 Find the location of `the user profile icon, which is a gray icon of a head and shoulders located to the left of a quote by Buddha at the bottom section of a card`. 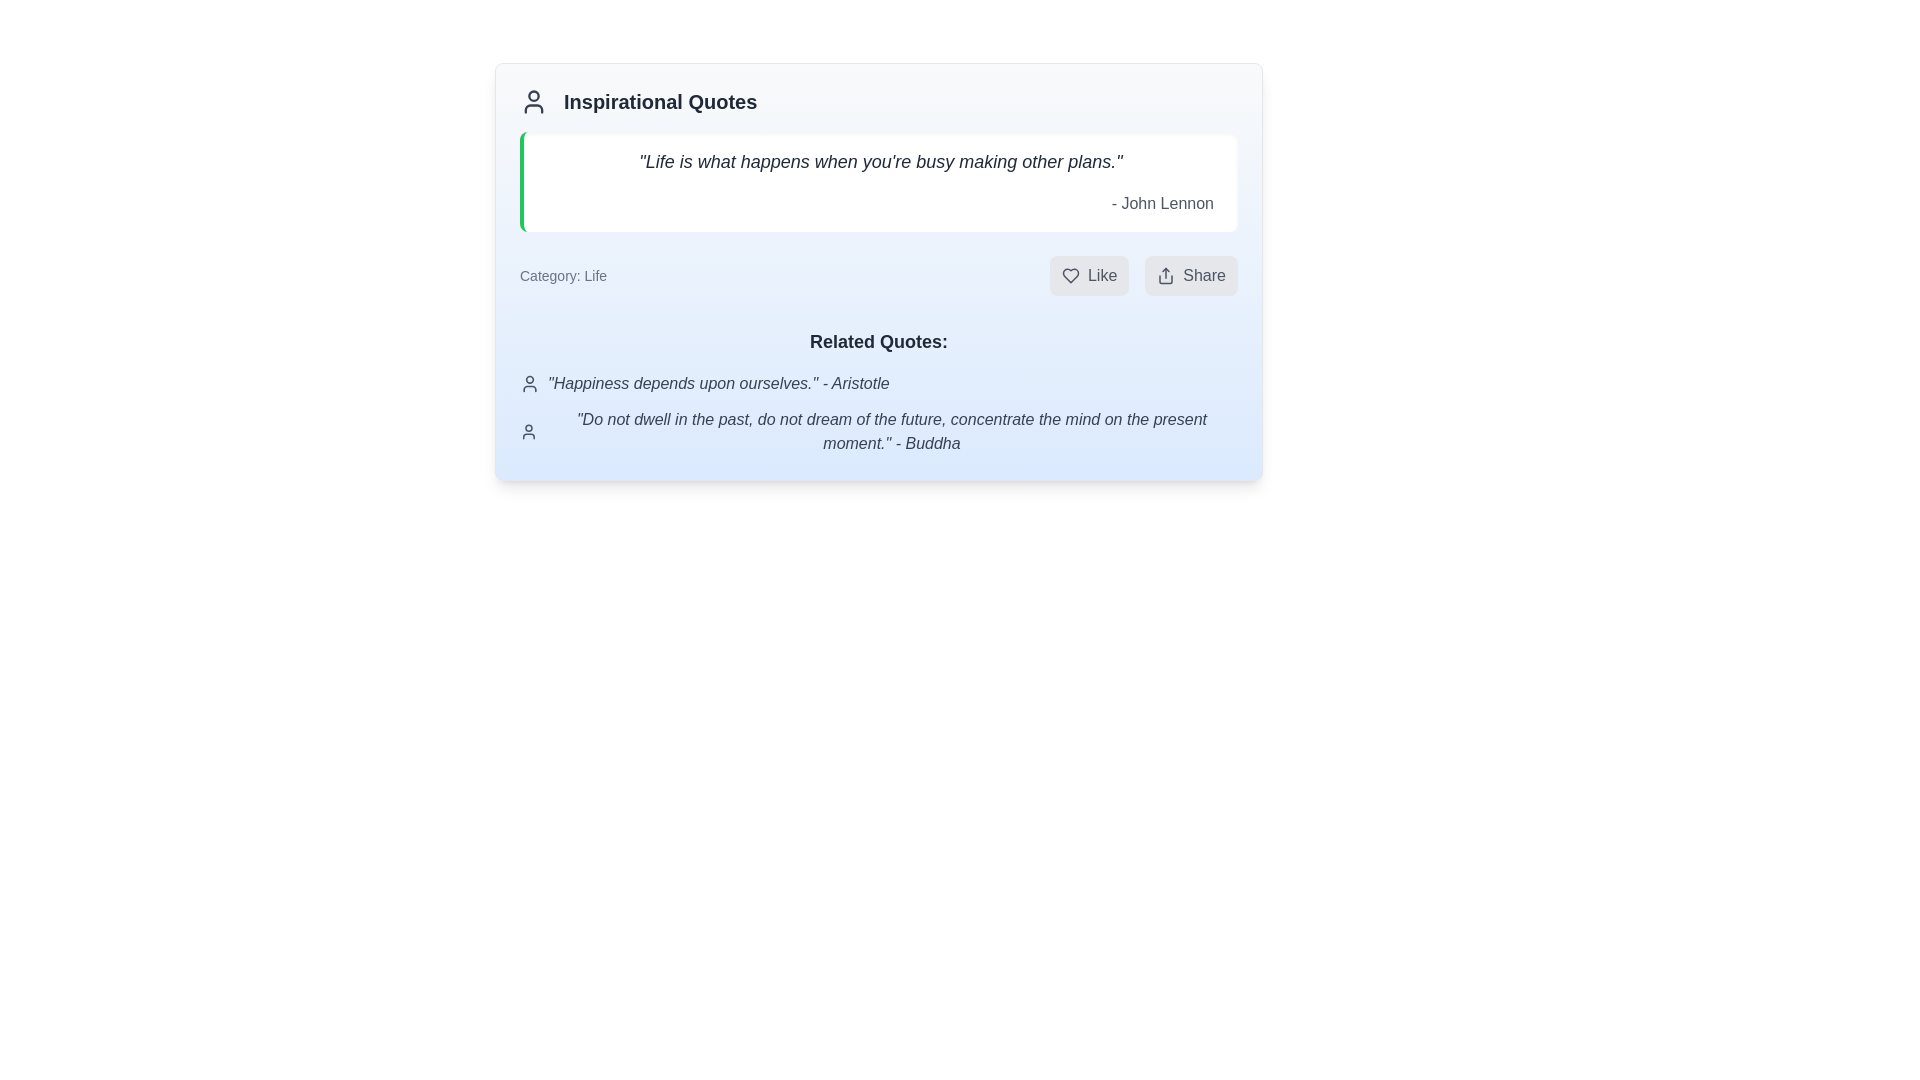

the user profile icon, which is a gray icon of a head and shoulders located to the left of a quote by Buddha at the bottom section of a card is located at coordinates (528, 431).